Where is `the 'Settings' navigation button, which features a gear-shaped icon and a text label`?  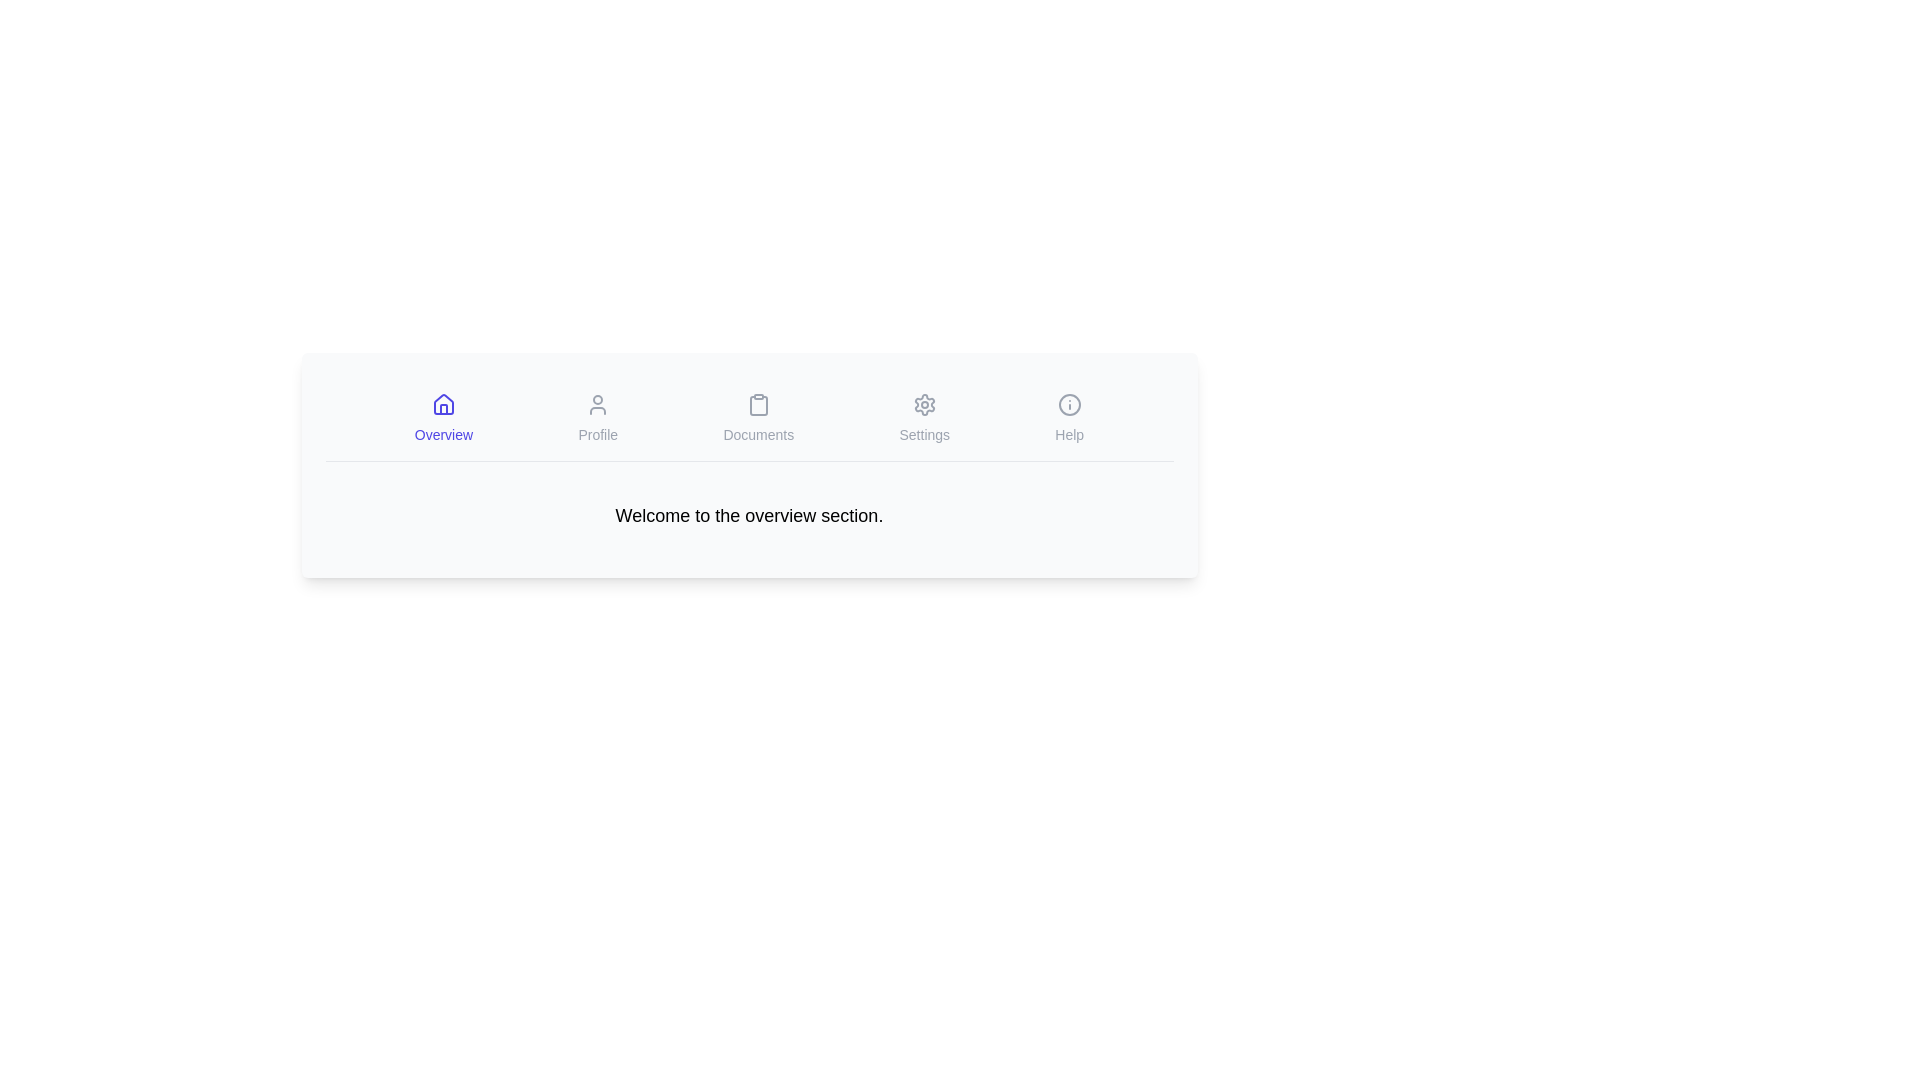 the 'Settings' navigation button, which features a gear-shaped icon and a text label is located at coordinates (923, 418).